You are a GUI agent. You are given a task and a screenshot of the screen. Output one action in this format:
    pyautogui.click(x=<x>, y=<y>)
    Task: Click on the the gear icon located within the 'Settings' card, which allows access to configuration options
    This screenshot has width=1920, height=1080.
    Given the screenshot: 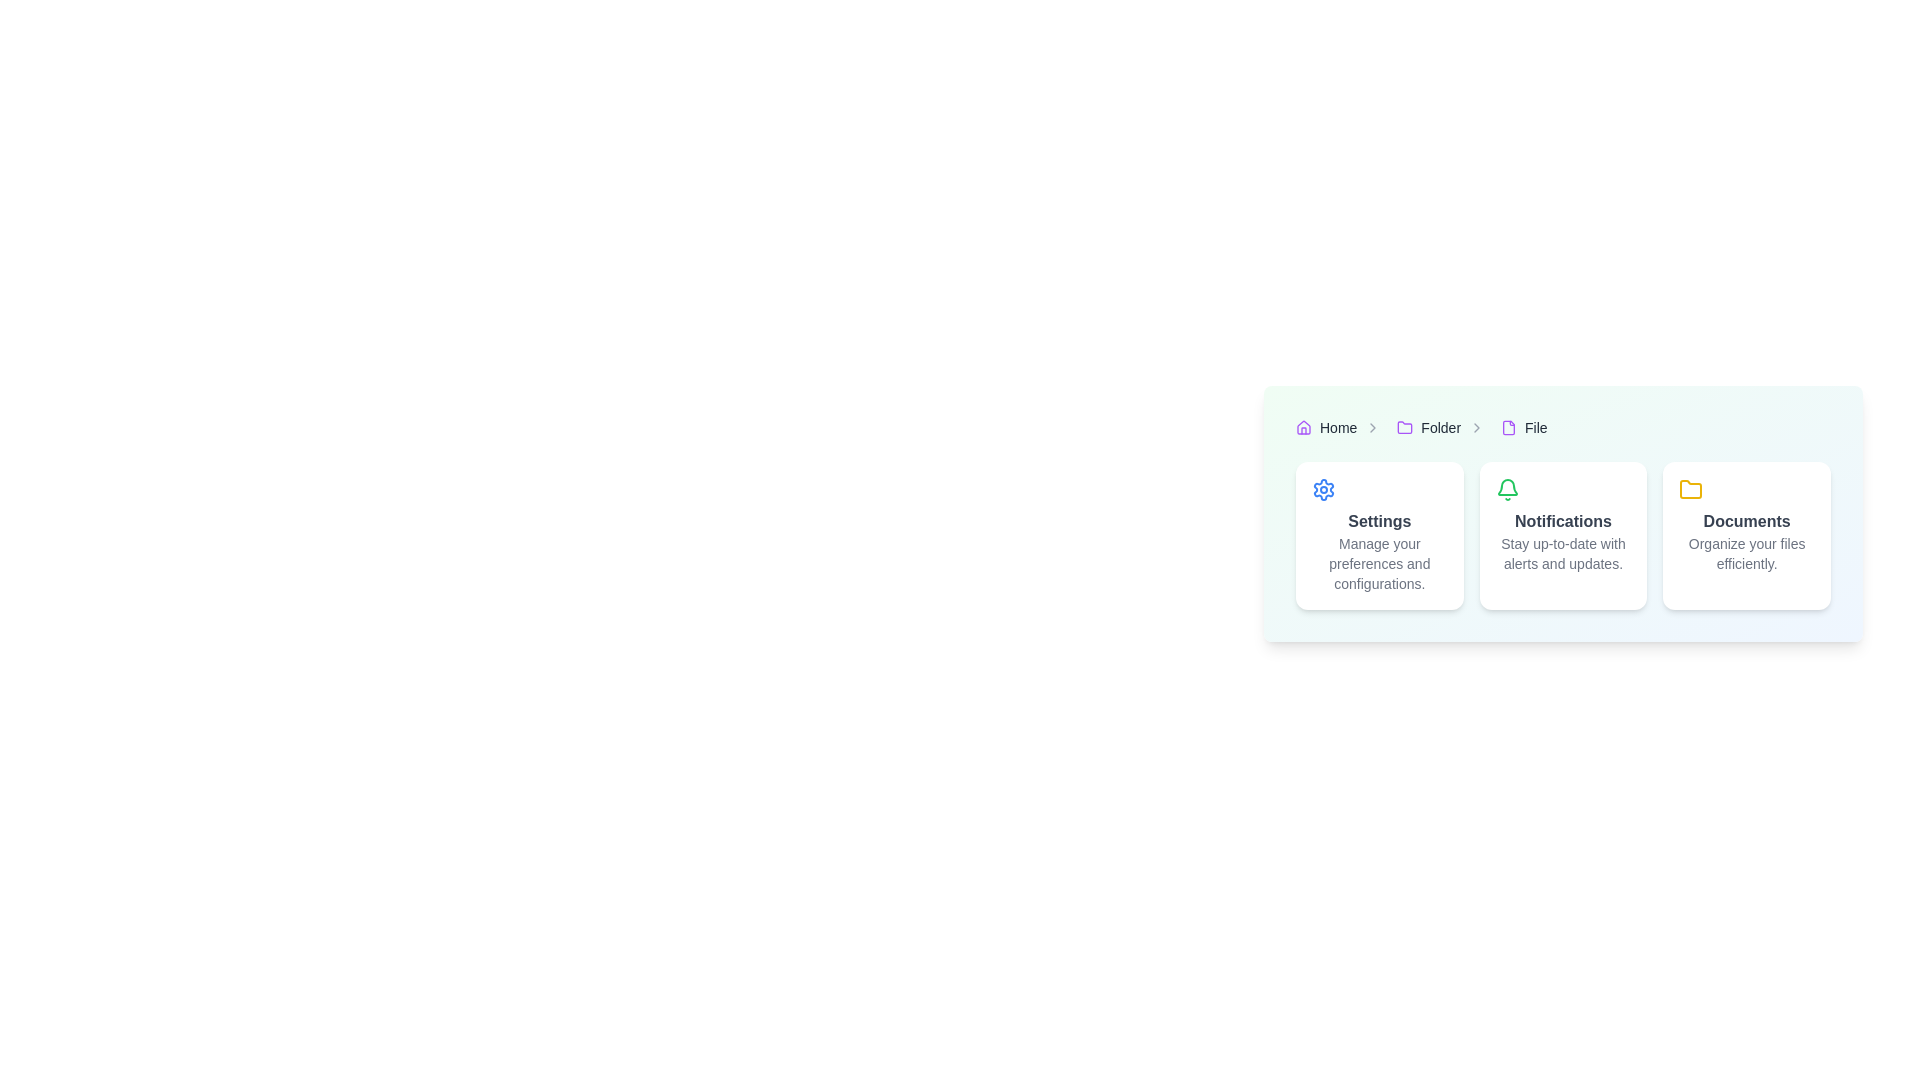 What is the action you would take?
    pyautogui.click(x=1324, y=489)
    